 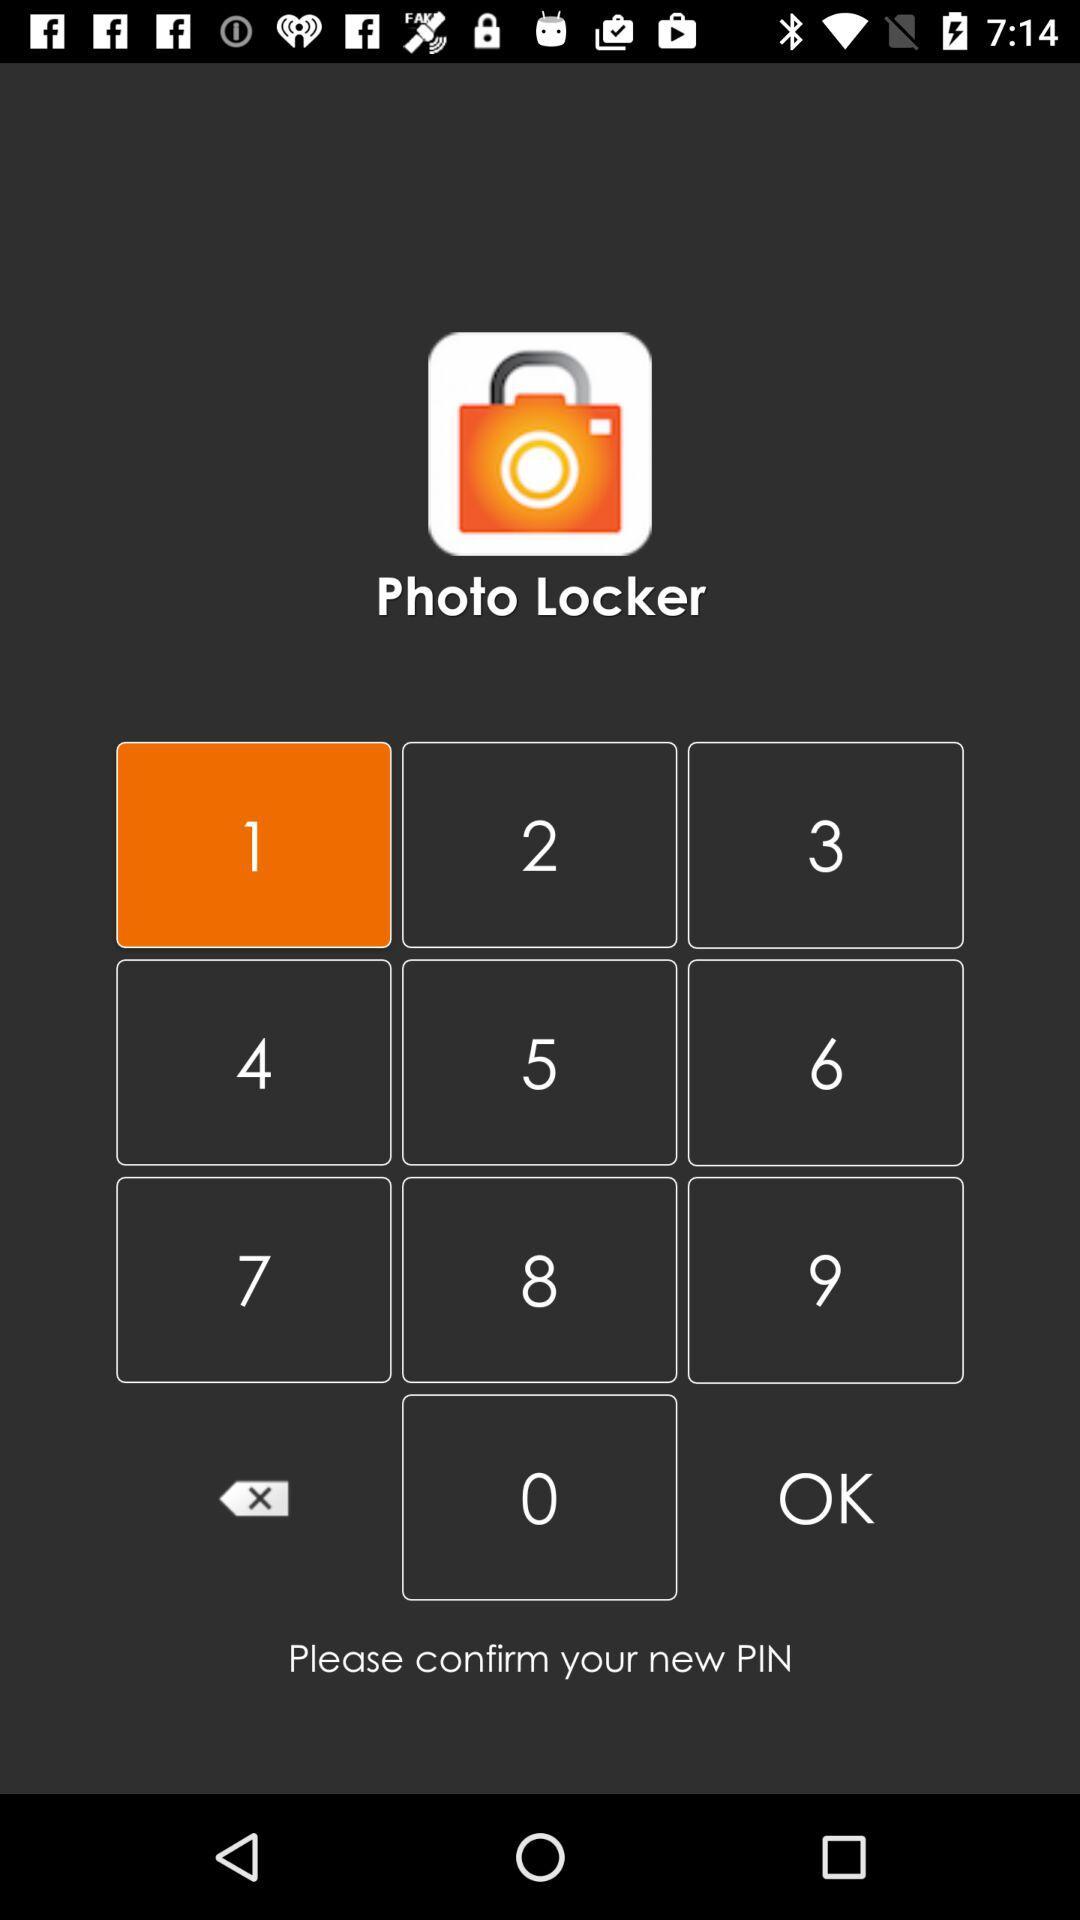 I want to click on the 2 item, so click(x=538, y=844).